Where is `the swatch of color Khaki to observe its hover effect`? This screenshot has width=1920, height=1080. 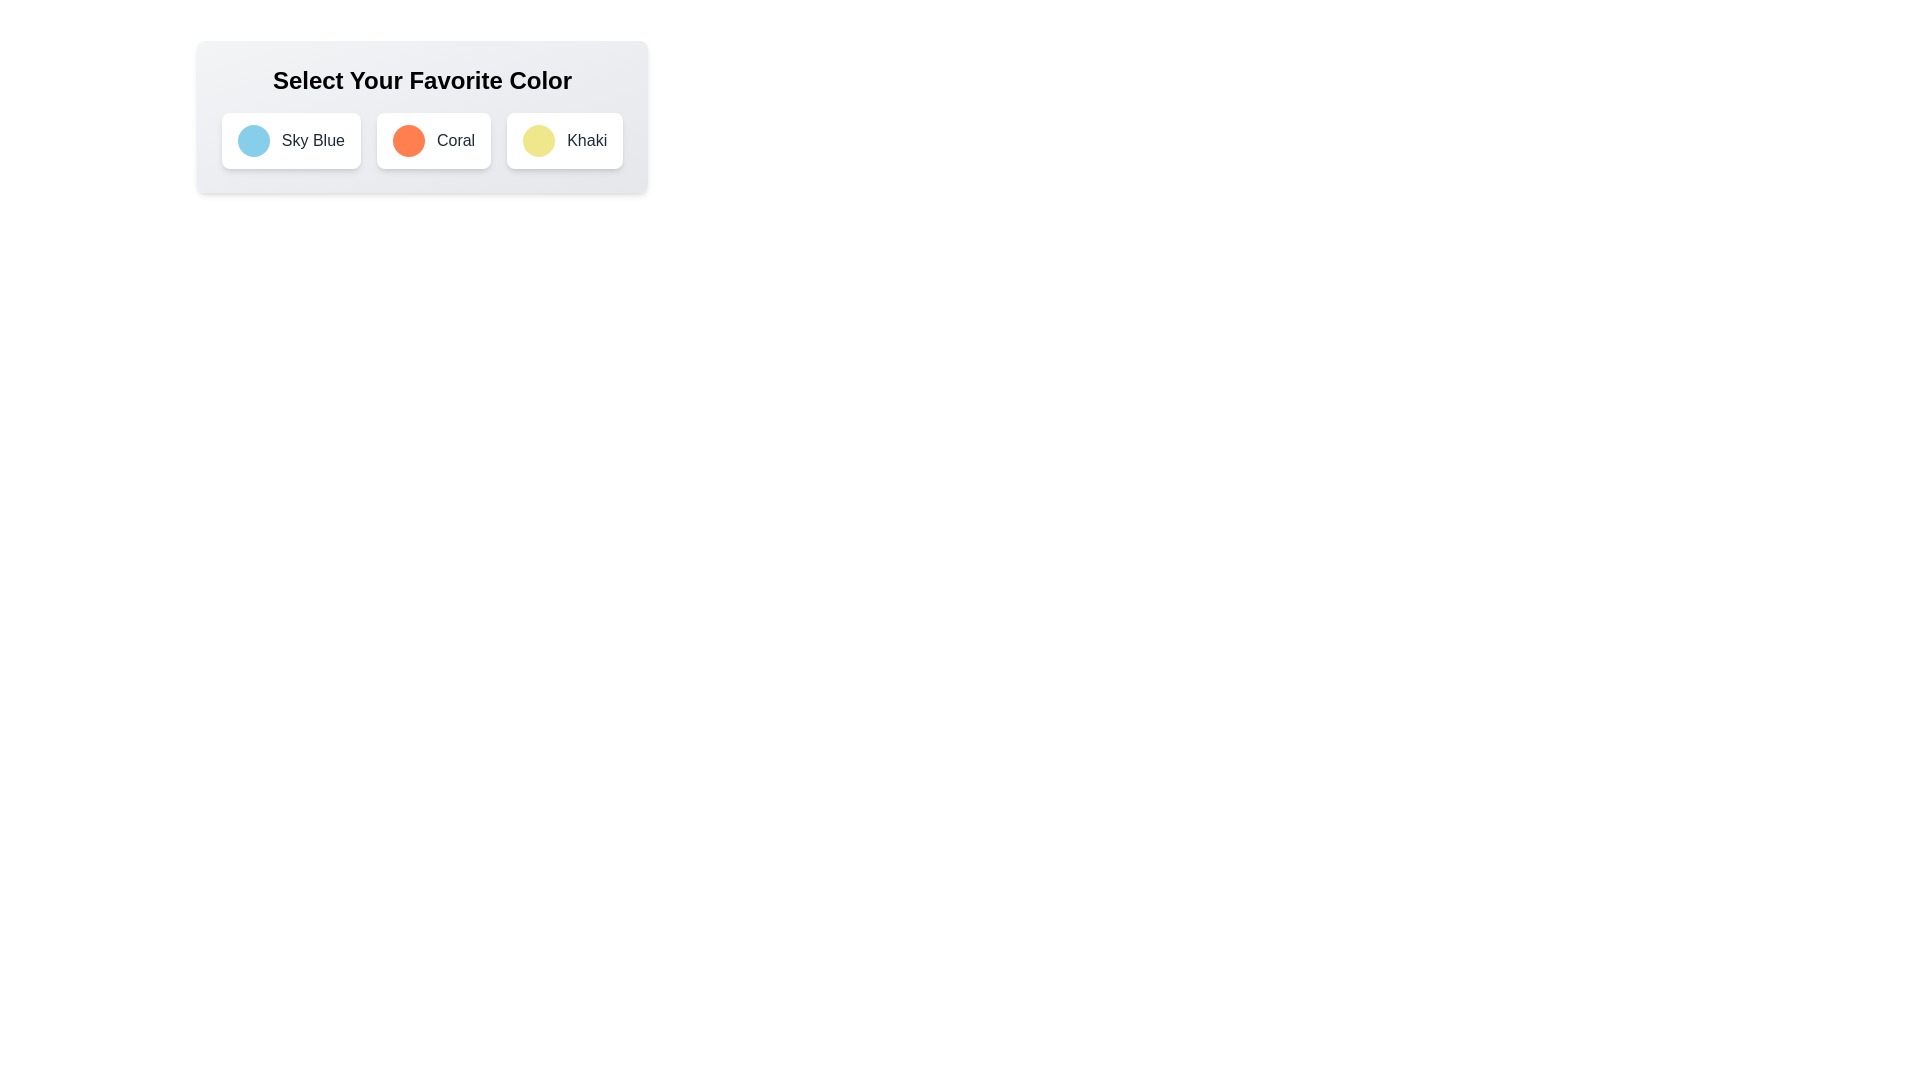 the swatch of color Khaki to observe its hover effect is located at coordinates (539, 140).